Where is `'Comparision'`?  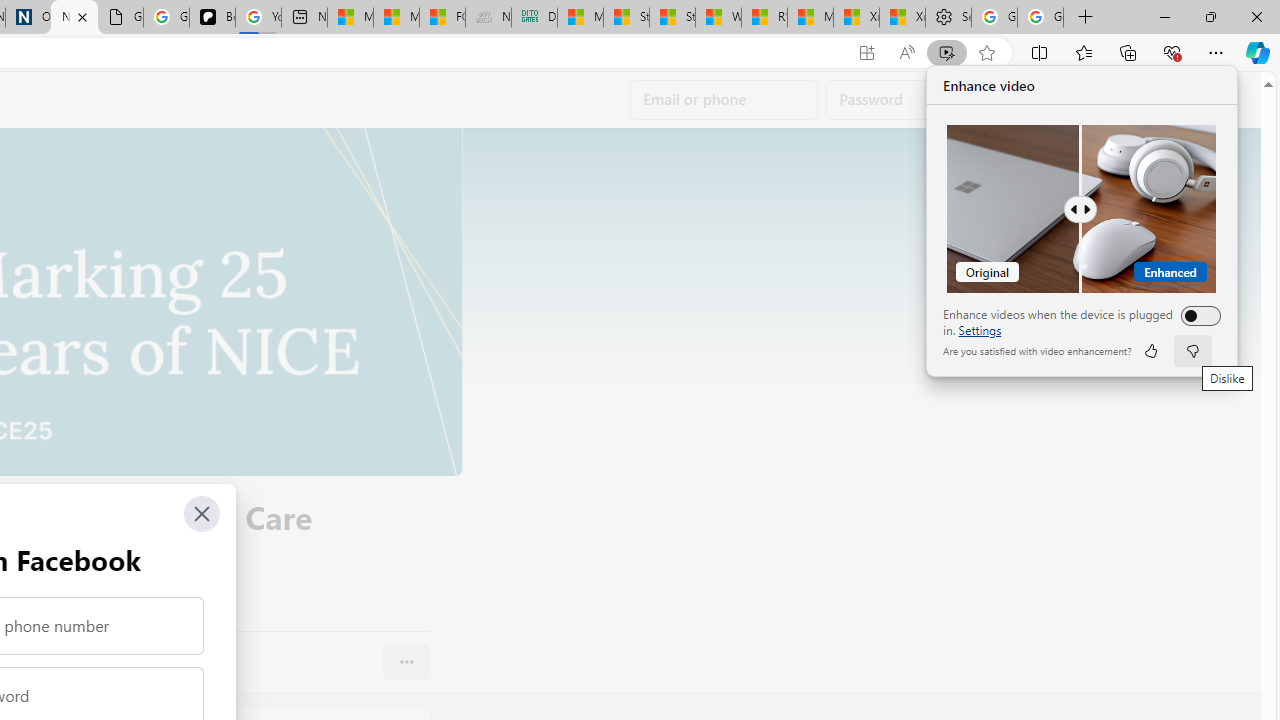
'Comparision' is located at coordinates (1080, 209).